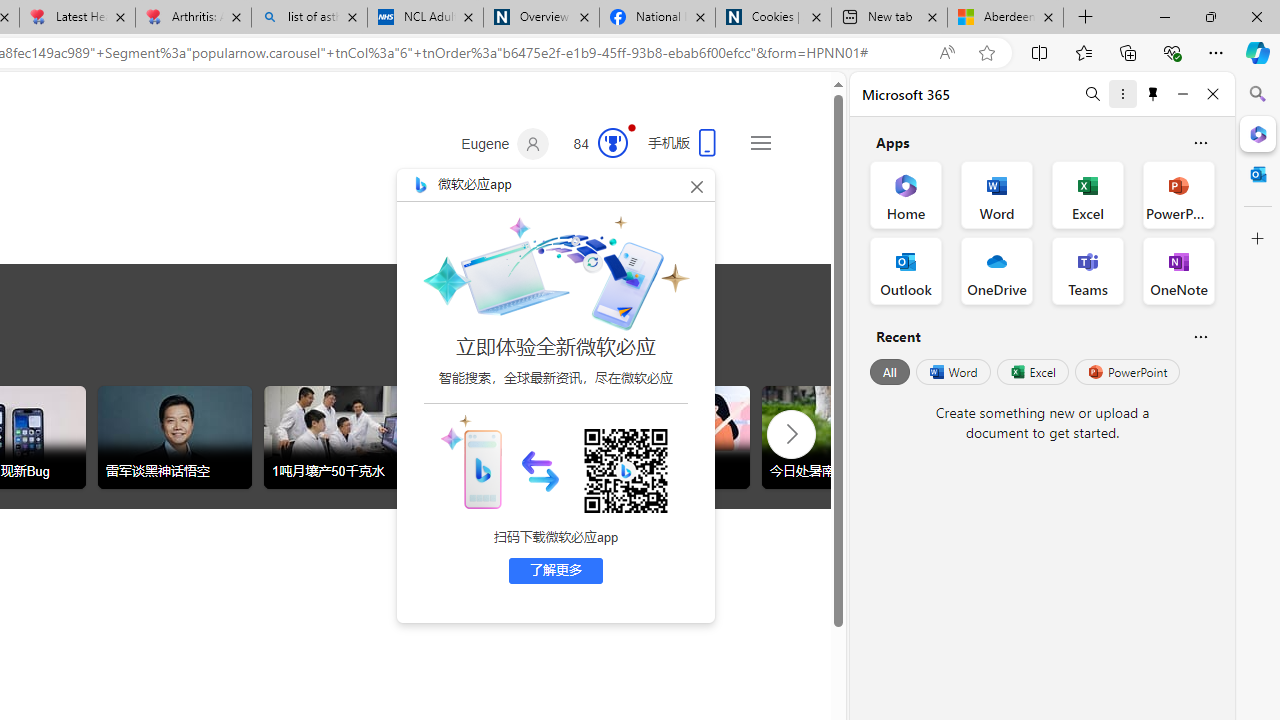 The width and height of the screenshot is (1280, 720). I want to click on 'list of asthma inhalers uk - Search', so click(308, 17).